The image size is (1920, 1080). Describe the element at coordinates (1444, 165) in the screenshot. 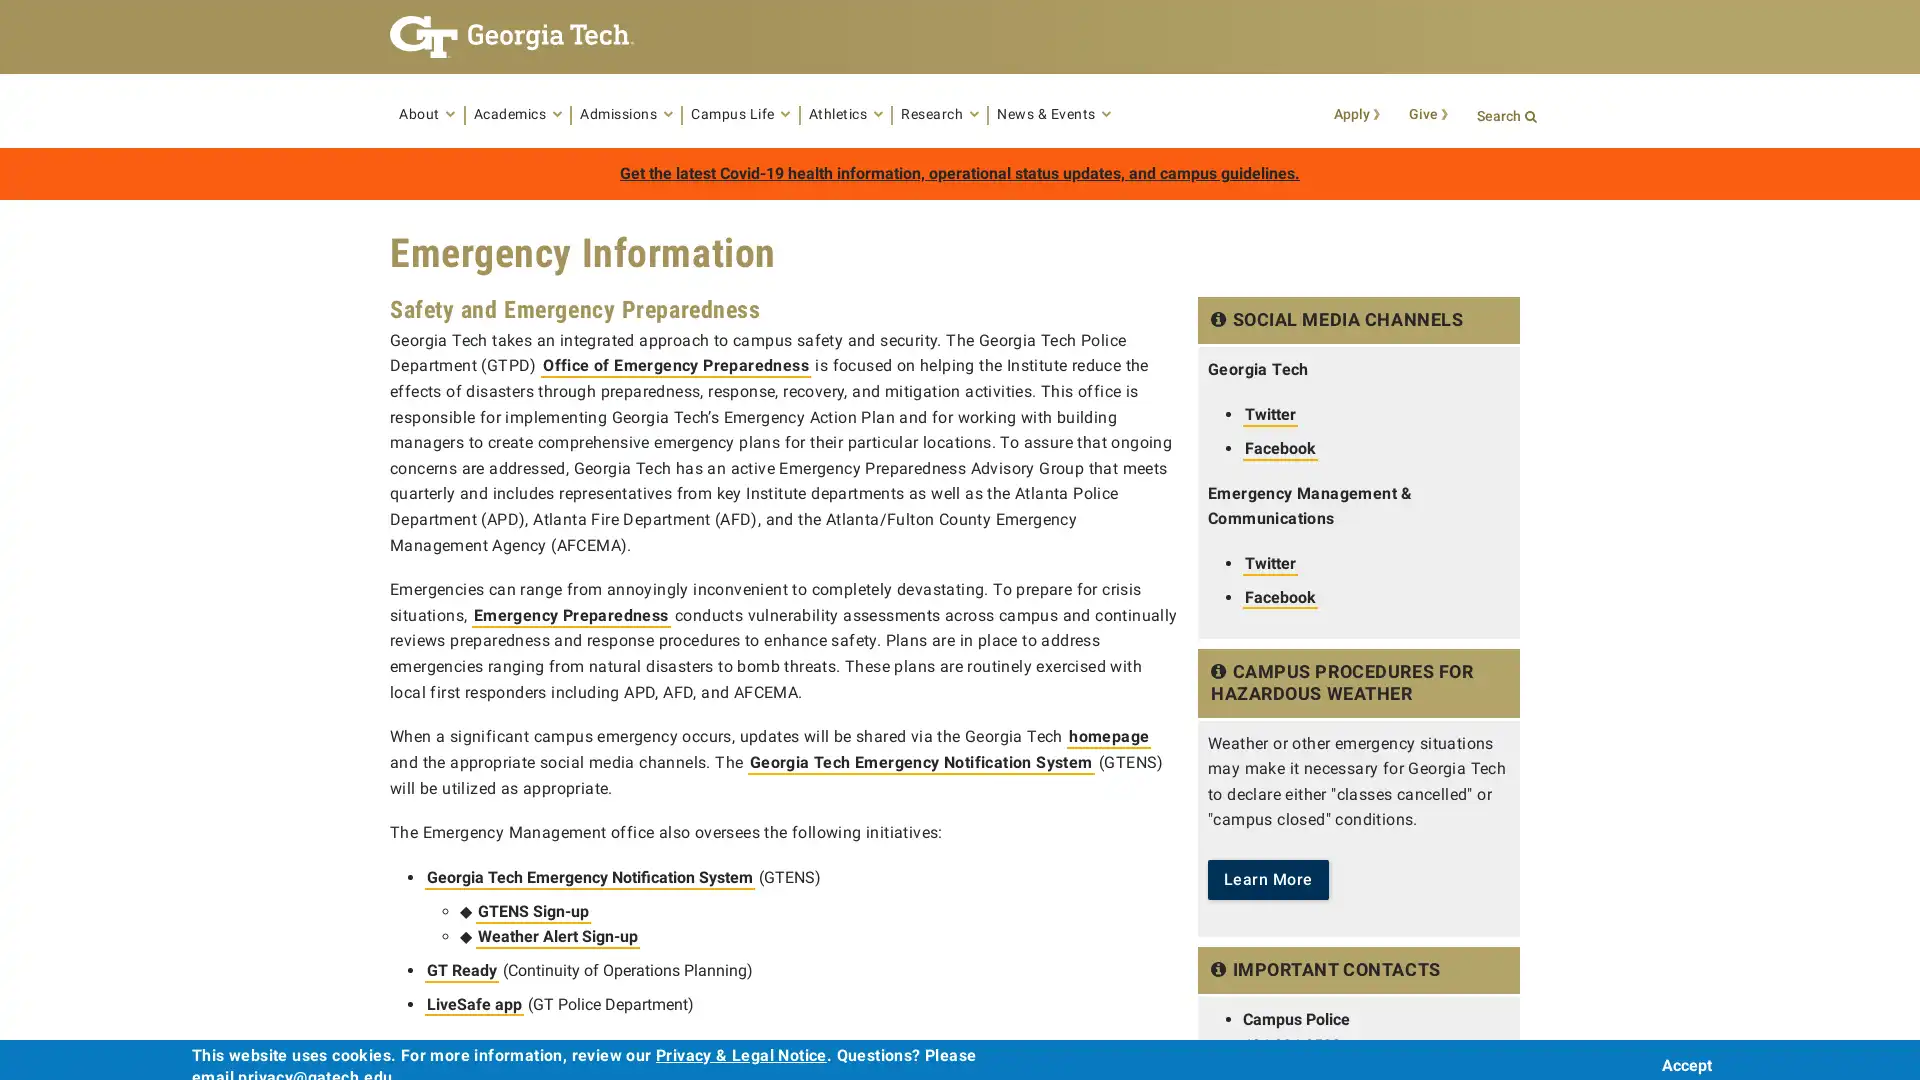

I see `Search Button` at that location.